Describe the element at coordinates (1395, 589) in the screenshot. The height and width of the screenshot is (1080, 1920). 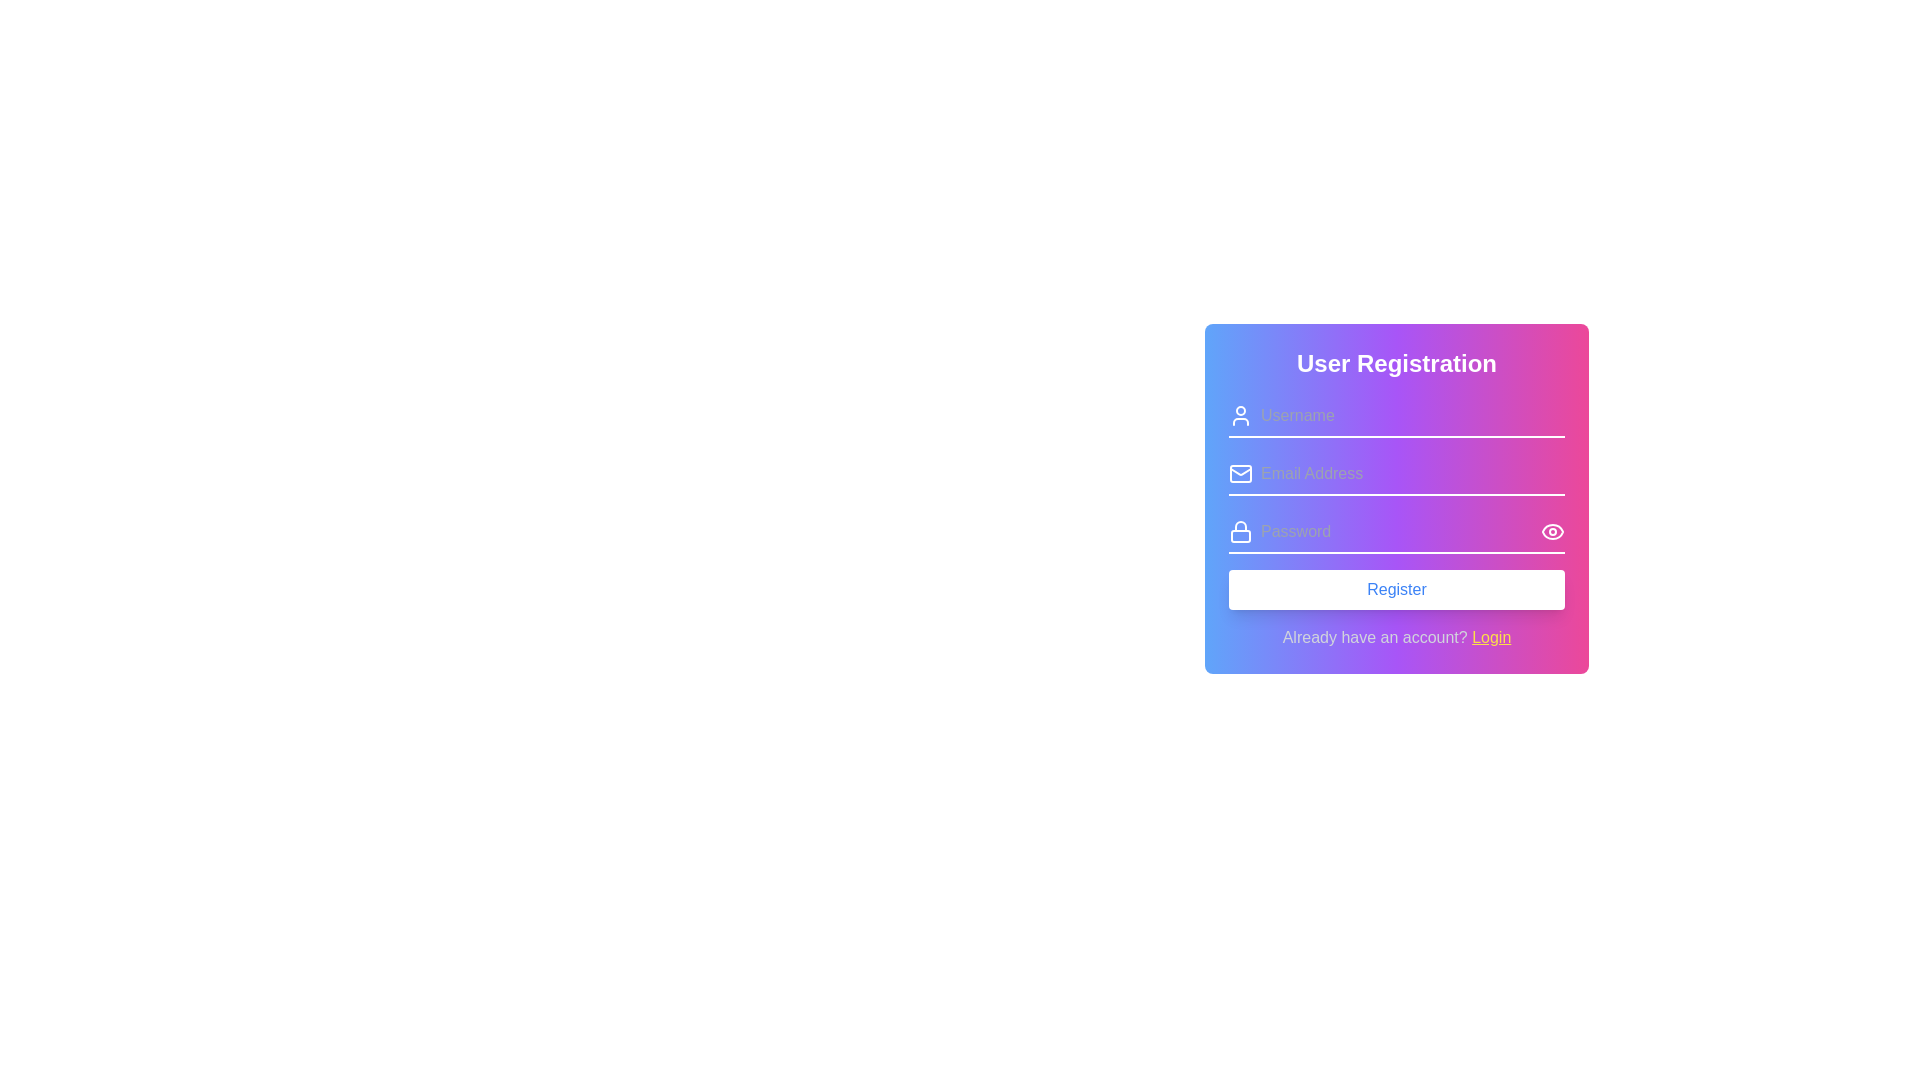
I see `the submit registration button located at the bottom of the form to observe hover effects` at that location.